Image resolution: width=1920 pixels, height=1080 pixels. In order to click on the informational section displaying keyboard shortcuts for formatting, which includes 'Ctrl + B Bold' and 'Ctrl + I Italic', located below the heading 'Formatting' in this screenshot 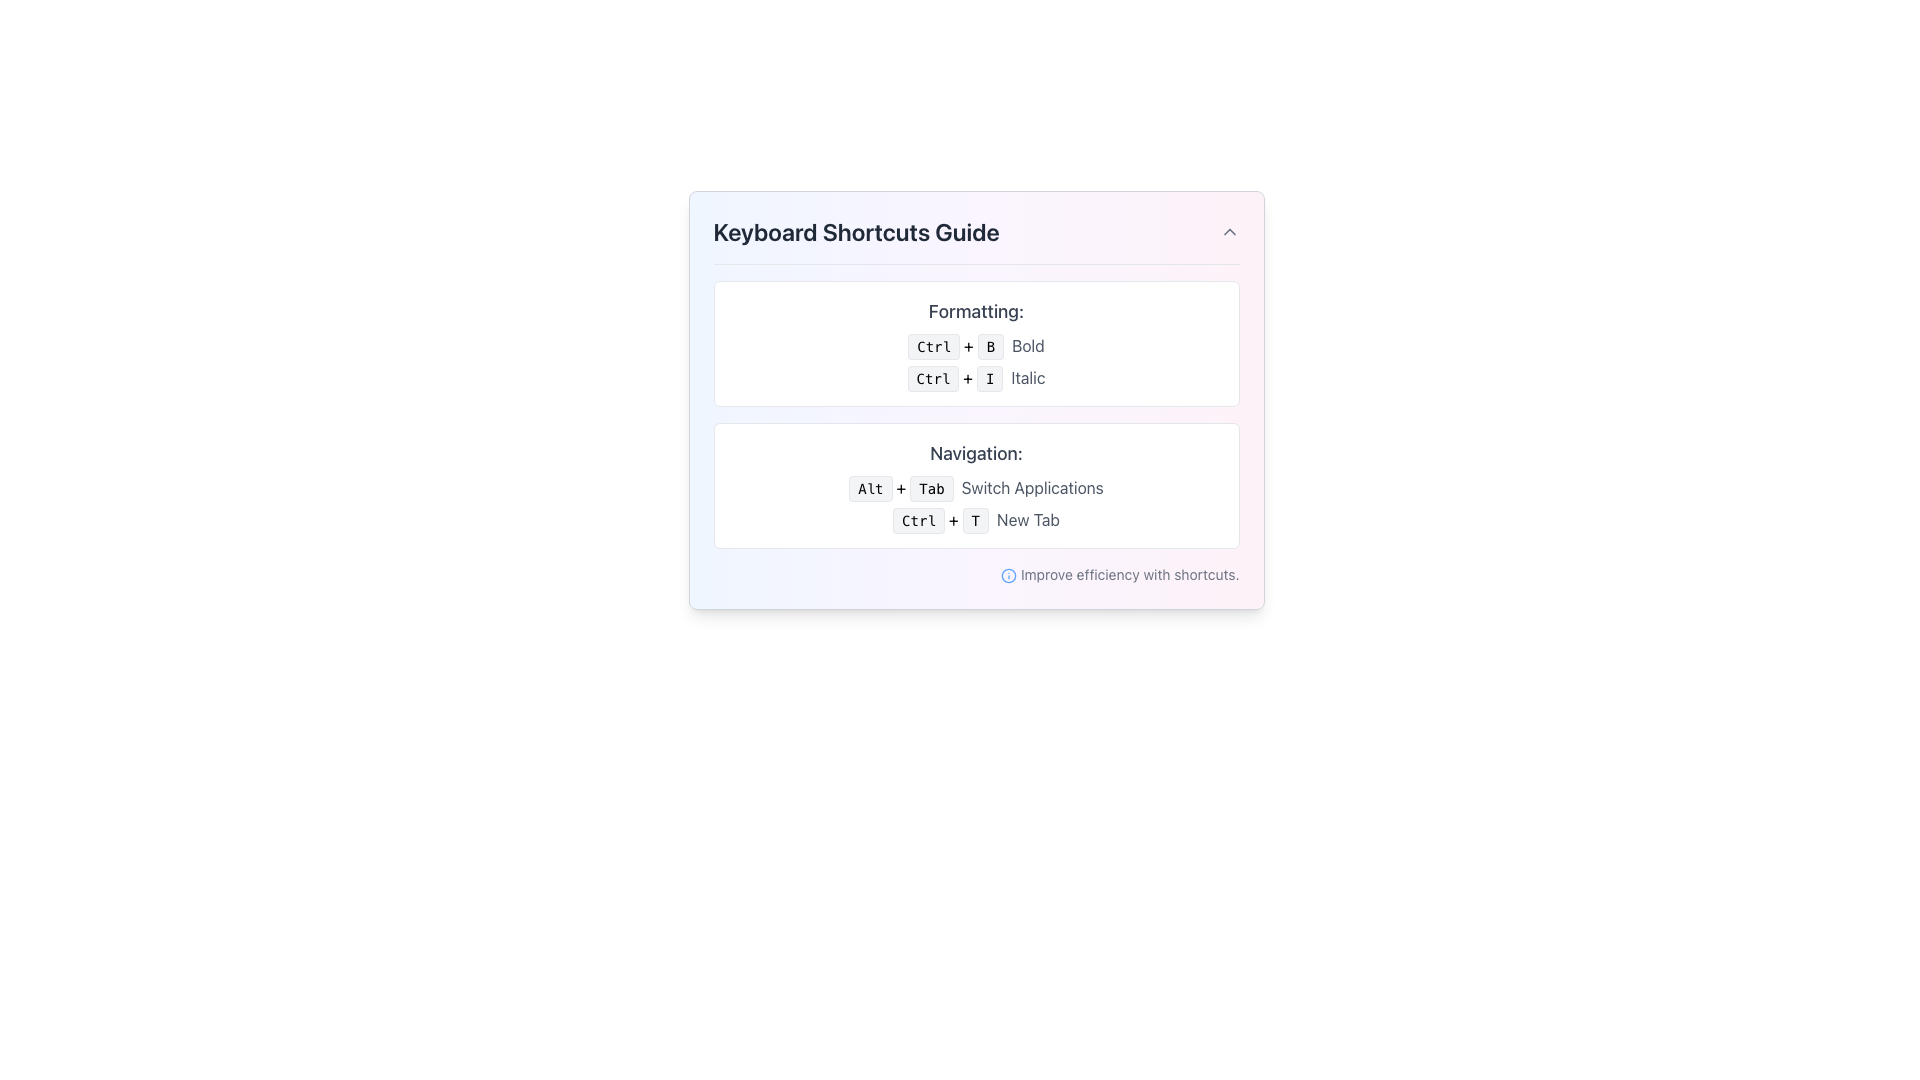, I will do `click(976, 362)`.